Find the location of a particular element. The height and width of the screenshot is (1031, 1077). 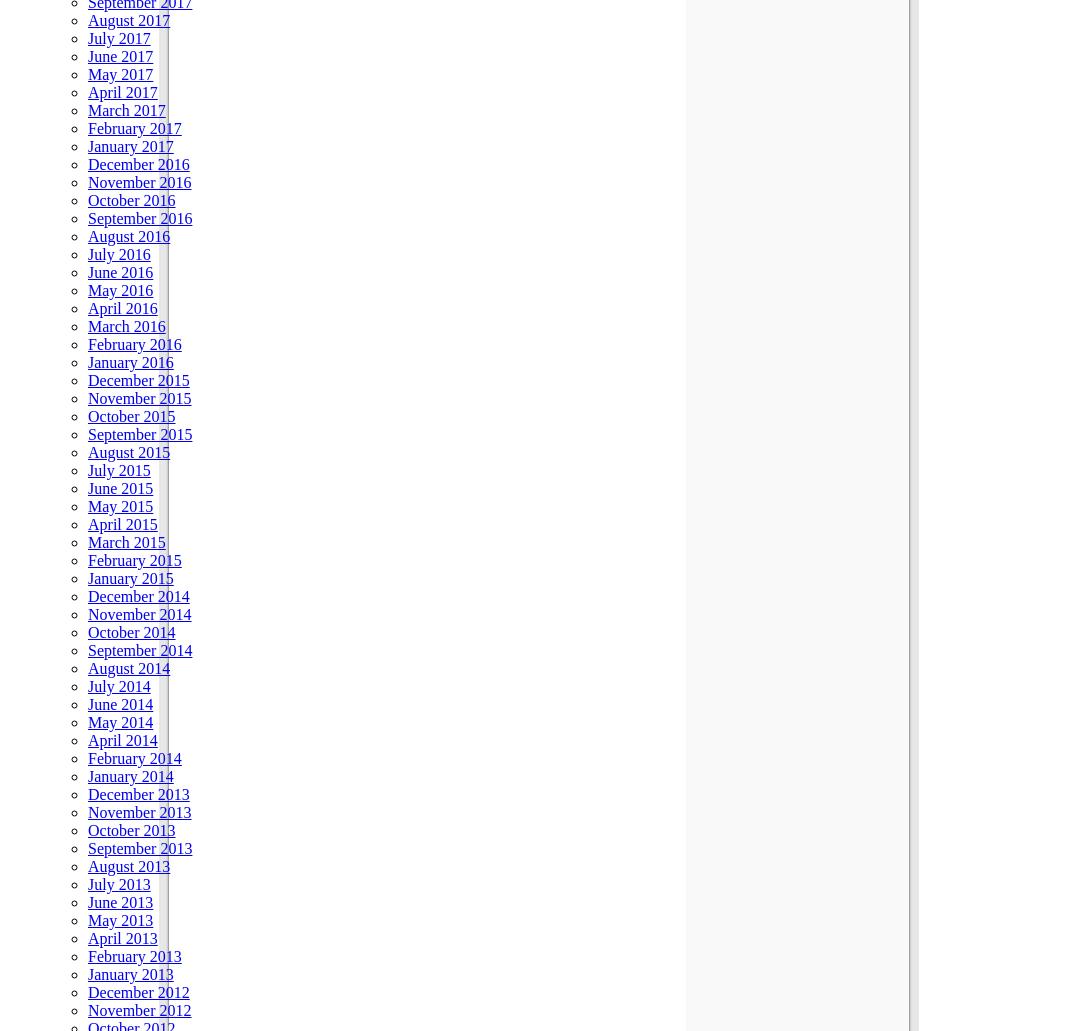

'January 2015' is located at coordinates (130, 576).